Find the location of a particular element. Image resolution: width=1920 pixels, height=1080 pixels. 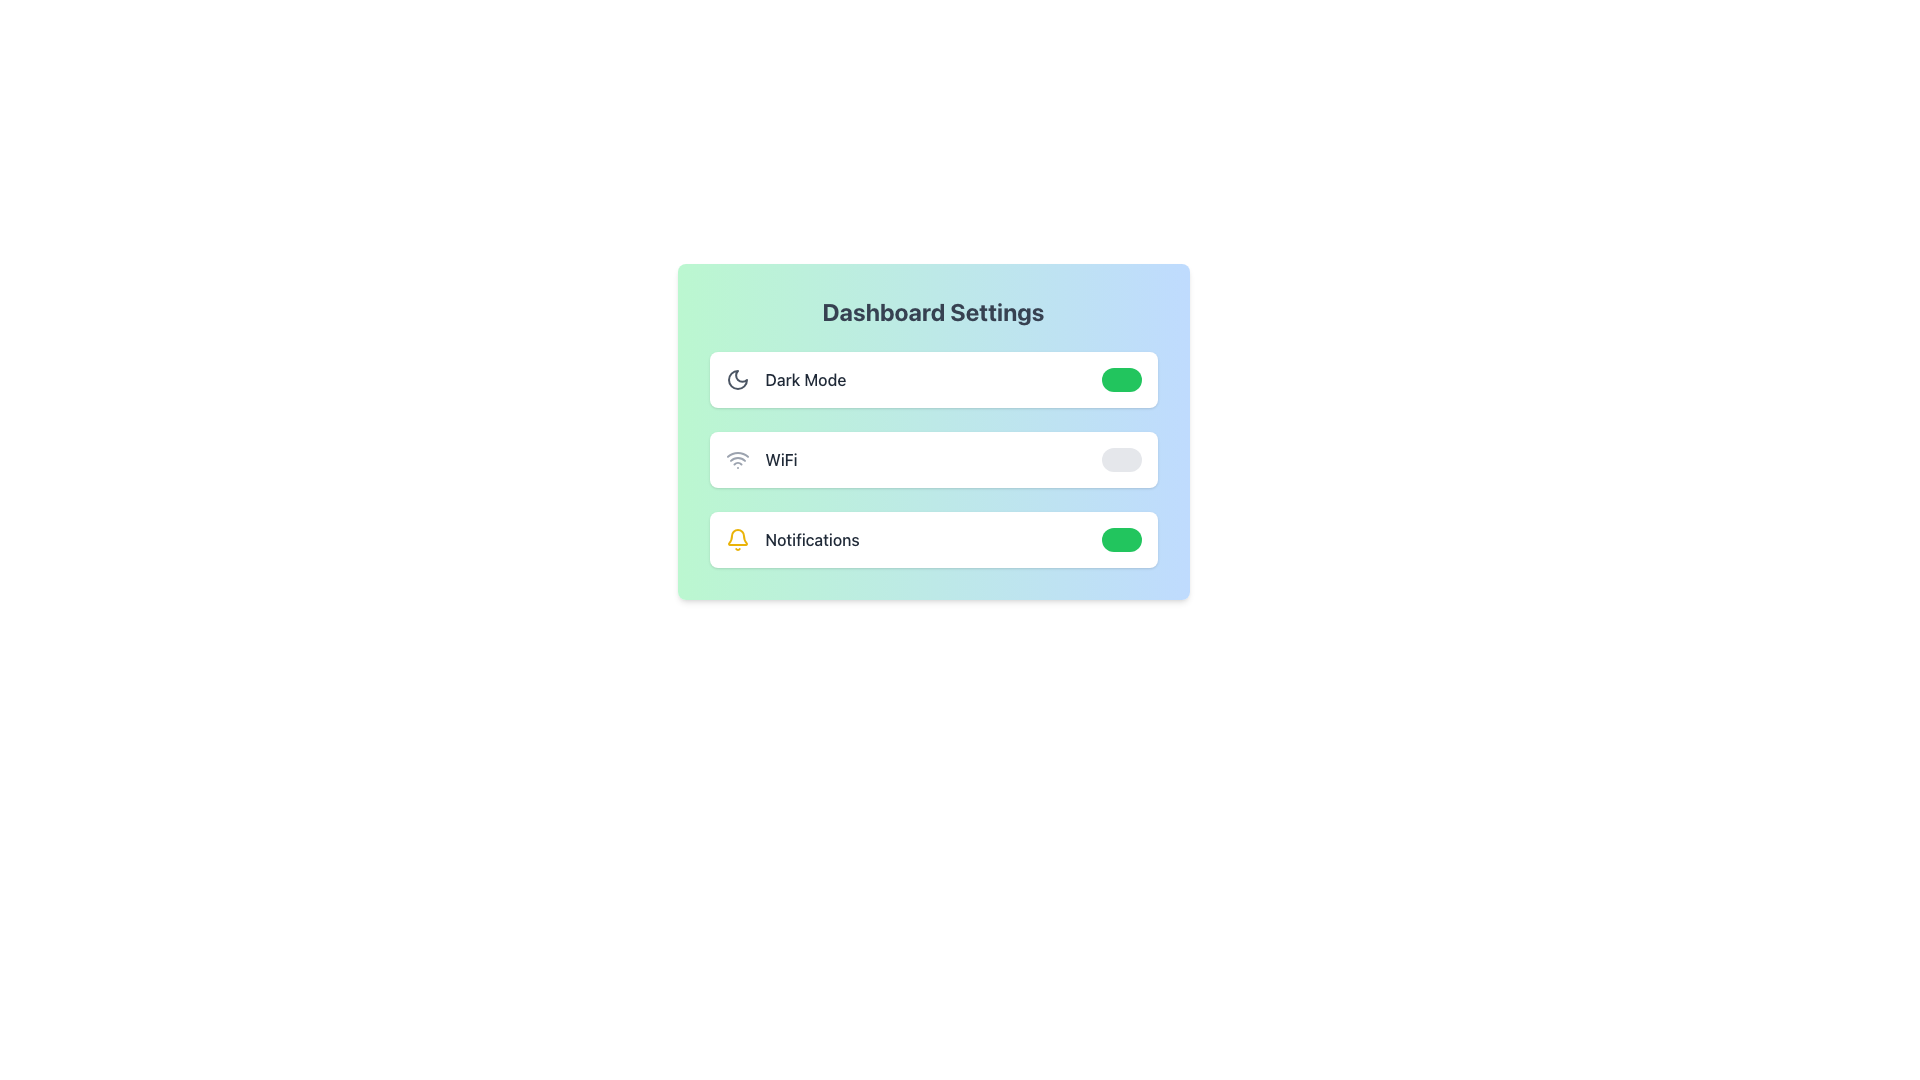

the toggle switch in the Notifications section, which has a green background and a round white button indicating its enabled state, to determine the setting status is located at coordinates (1121, 540).